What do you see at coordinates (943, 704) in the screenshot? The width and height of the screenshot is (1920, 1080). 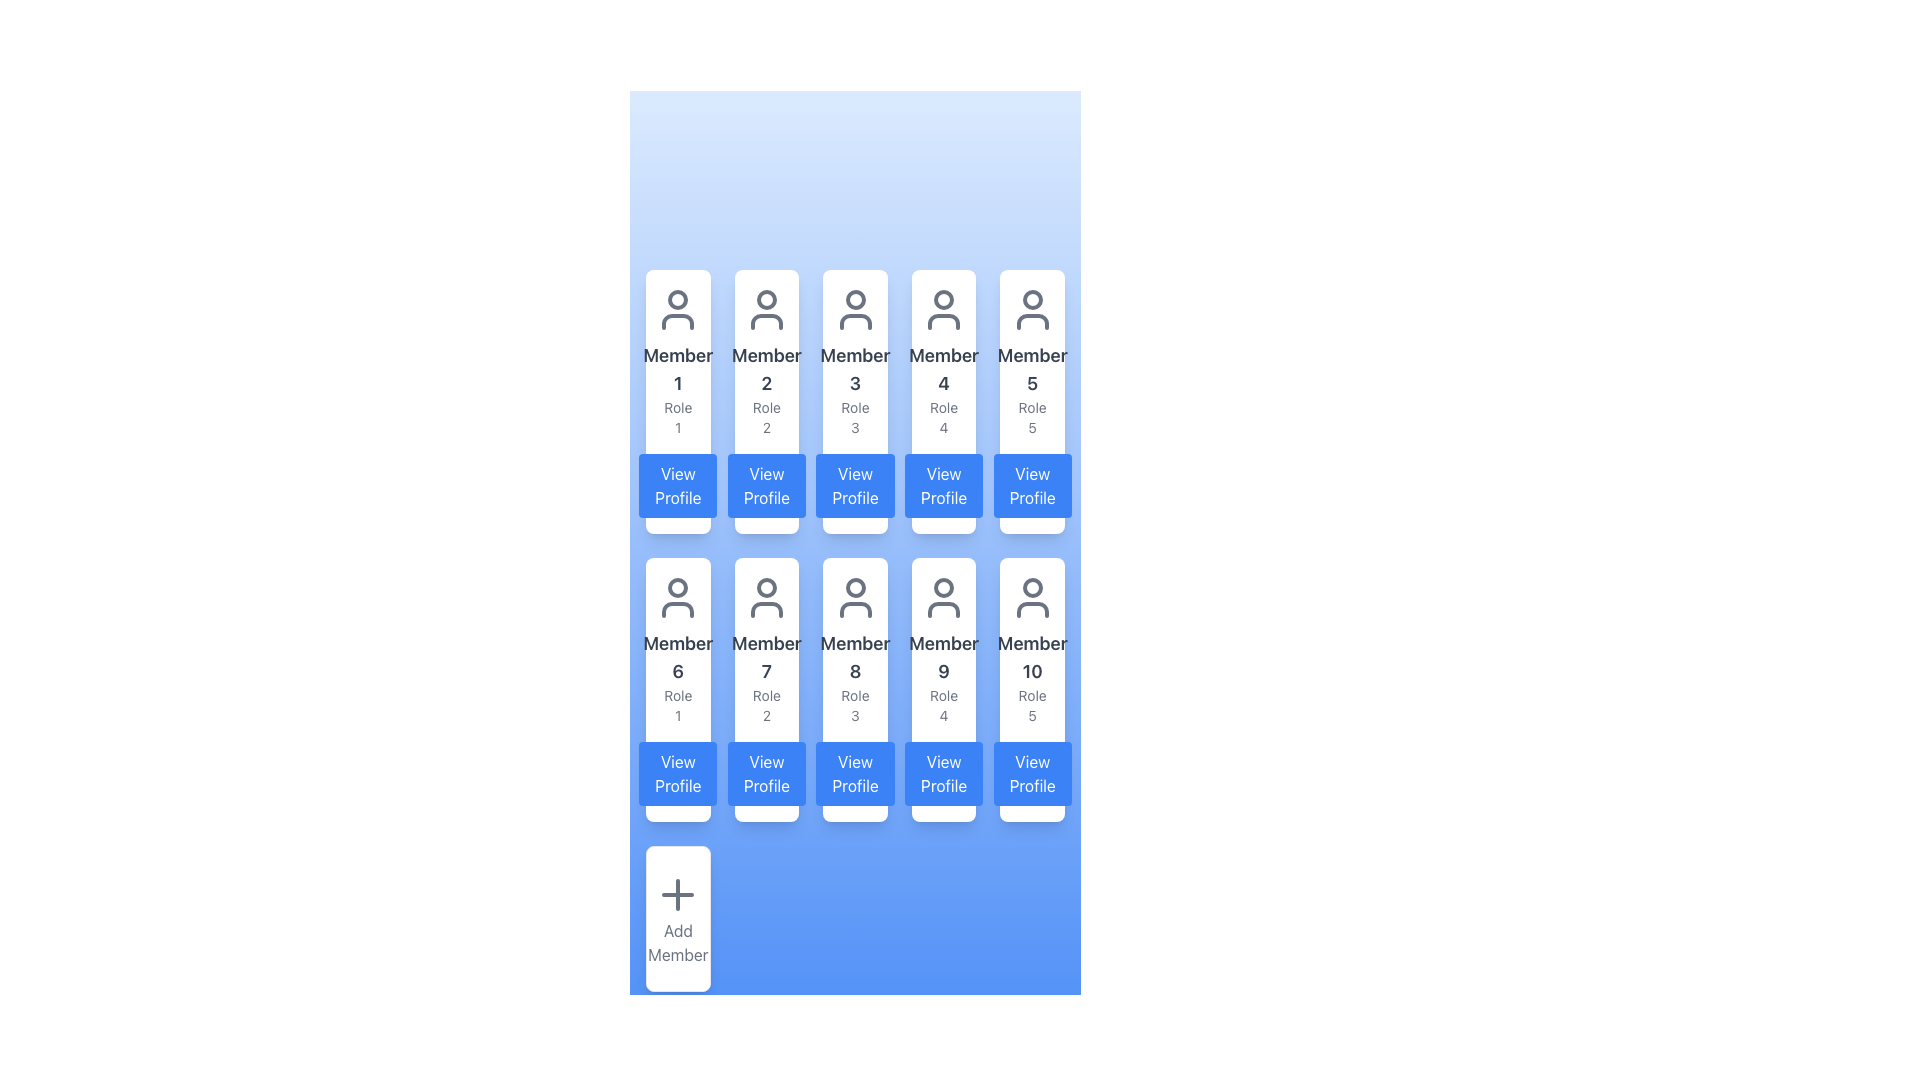 I see `the Text Label displaying the role designation of 'Member 9', located in the ninth card of the grid layout, positioned below 'Member 9' and above 'View Profile'` at bounding box center [943, 704].